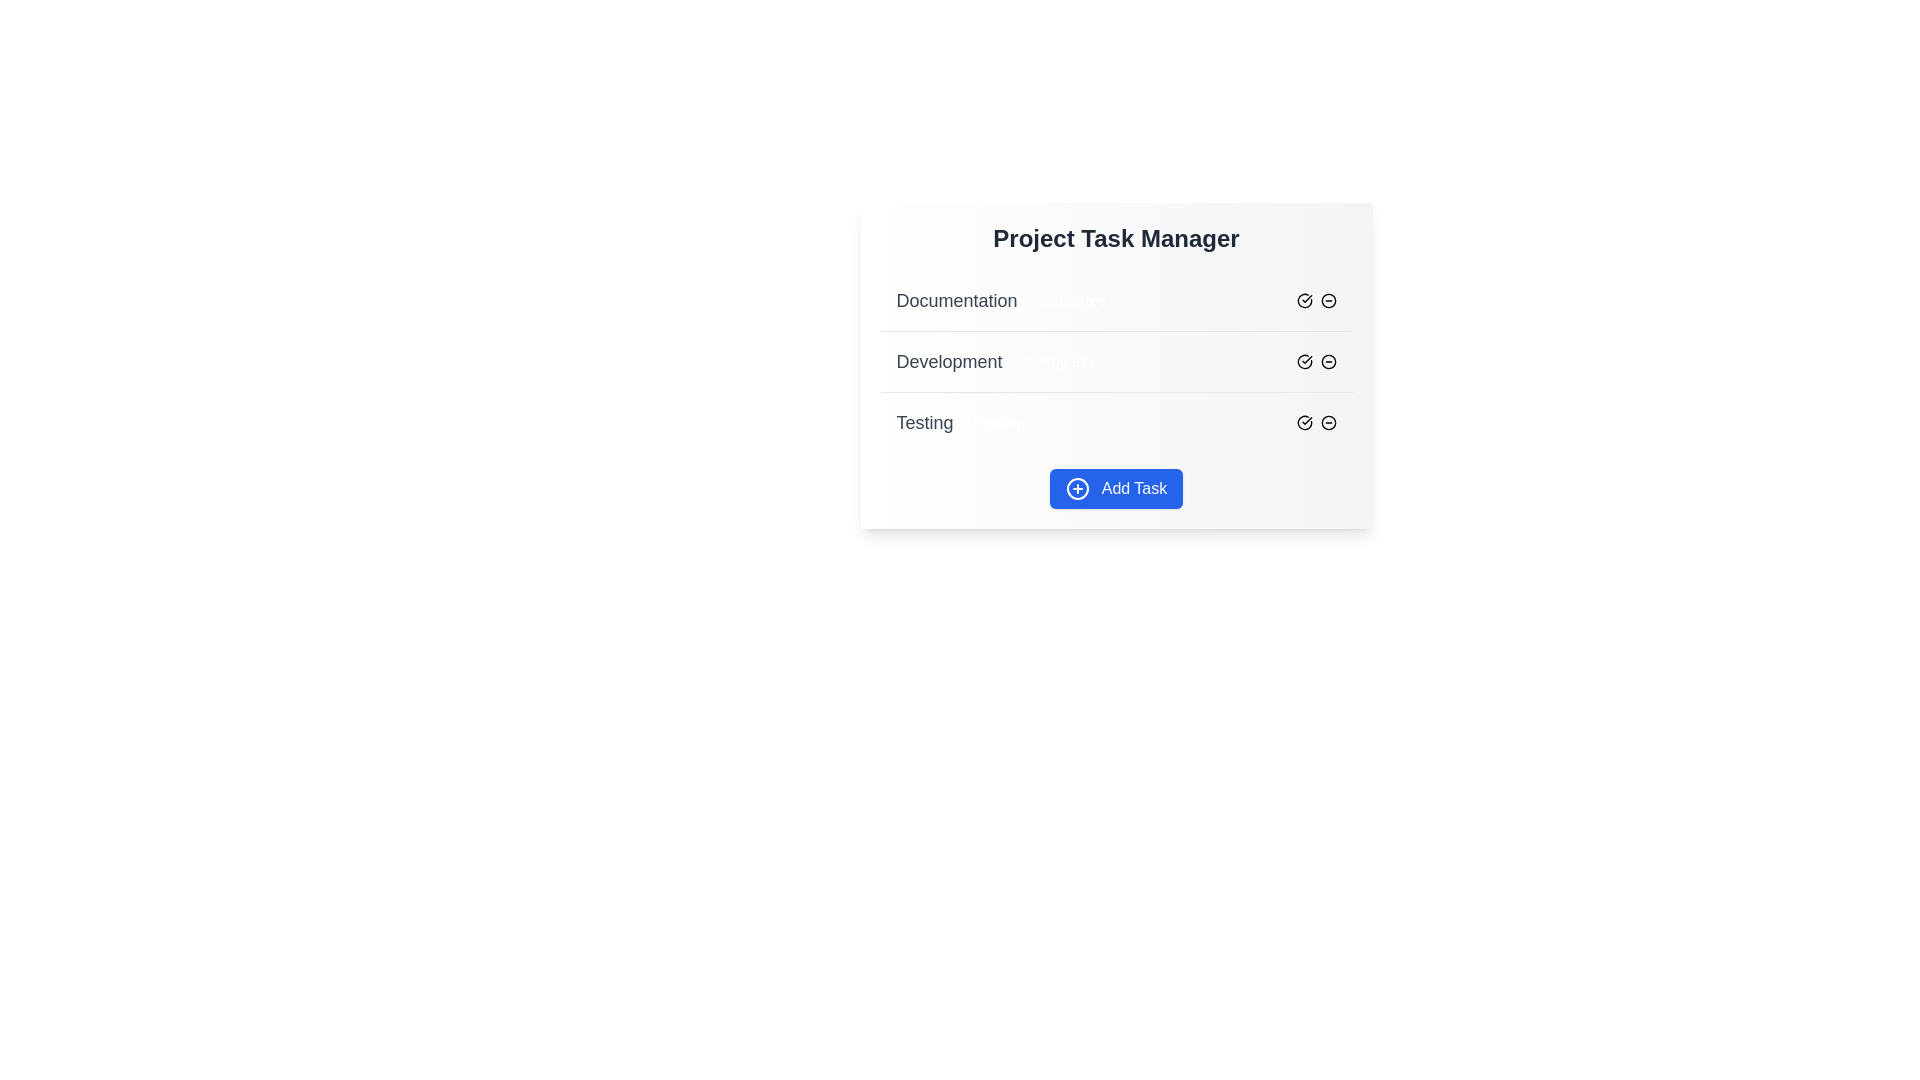 This screenshot has width=1920, height=1080. Describe the element at coordinates (1115, 301) in the screenshot. I see `the first task entry in the 'Project Task Manager' labeled 'Documentation' with a status of 'Completed'` at that location.